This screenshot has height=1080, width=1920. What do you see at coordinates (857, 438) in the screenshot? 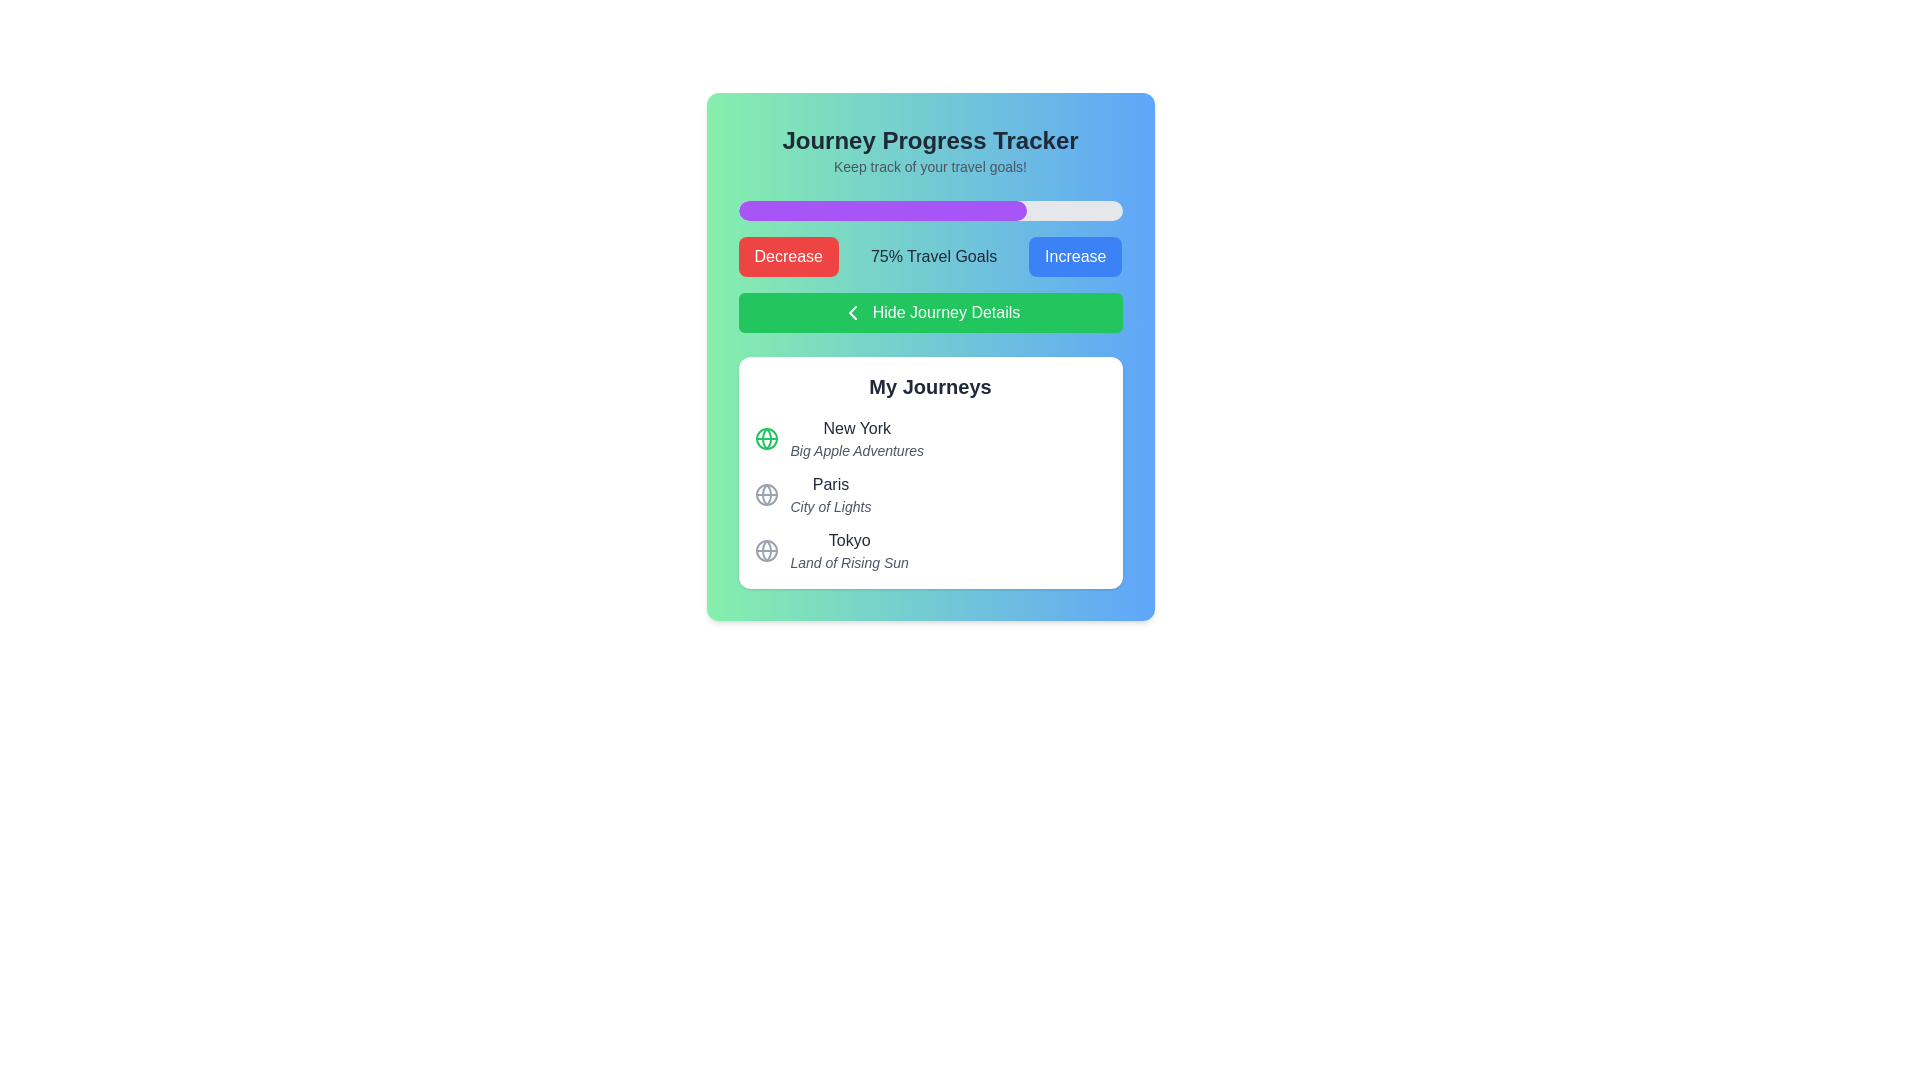
I see `the 'New York' journey entry` at bounding box center [857, 438].